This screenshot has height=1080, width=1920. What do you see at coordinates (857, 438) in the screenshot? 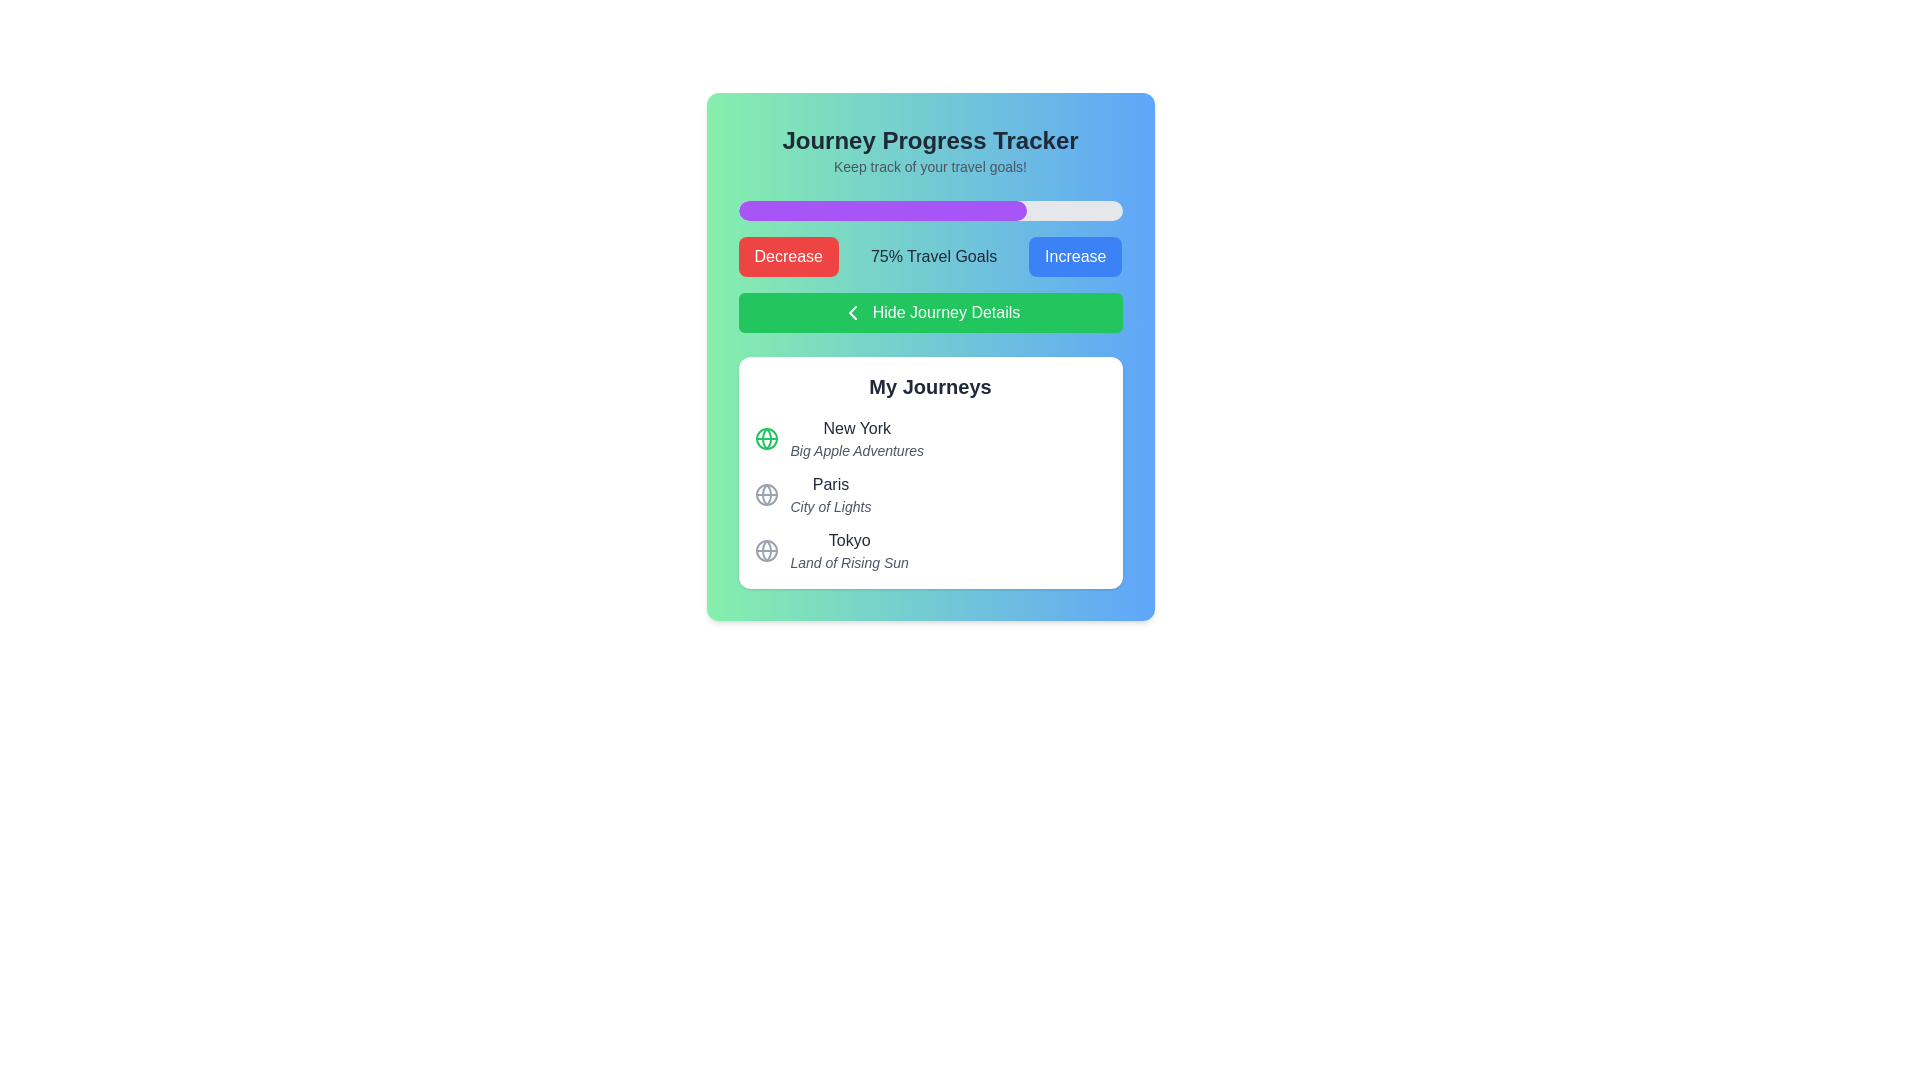
I see `the 'New York' journey entry` at bounding box center [857, 438].